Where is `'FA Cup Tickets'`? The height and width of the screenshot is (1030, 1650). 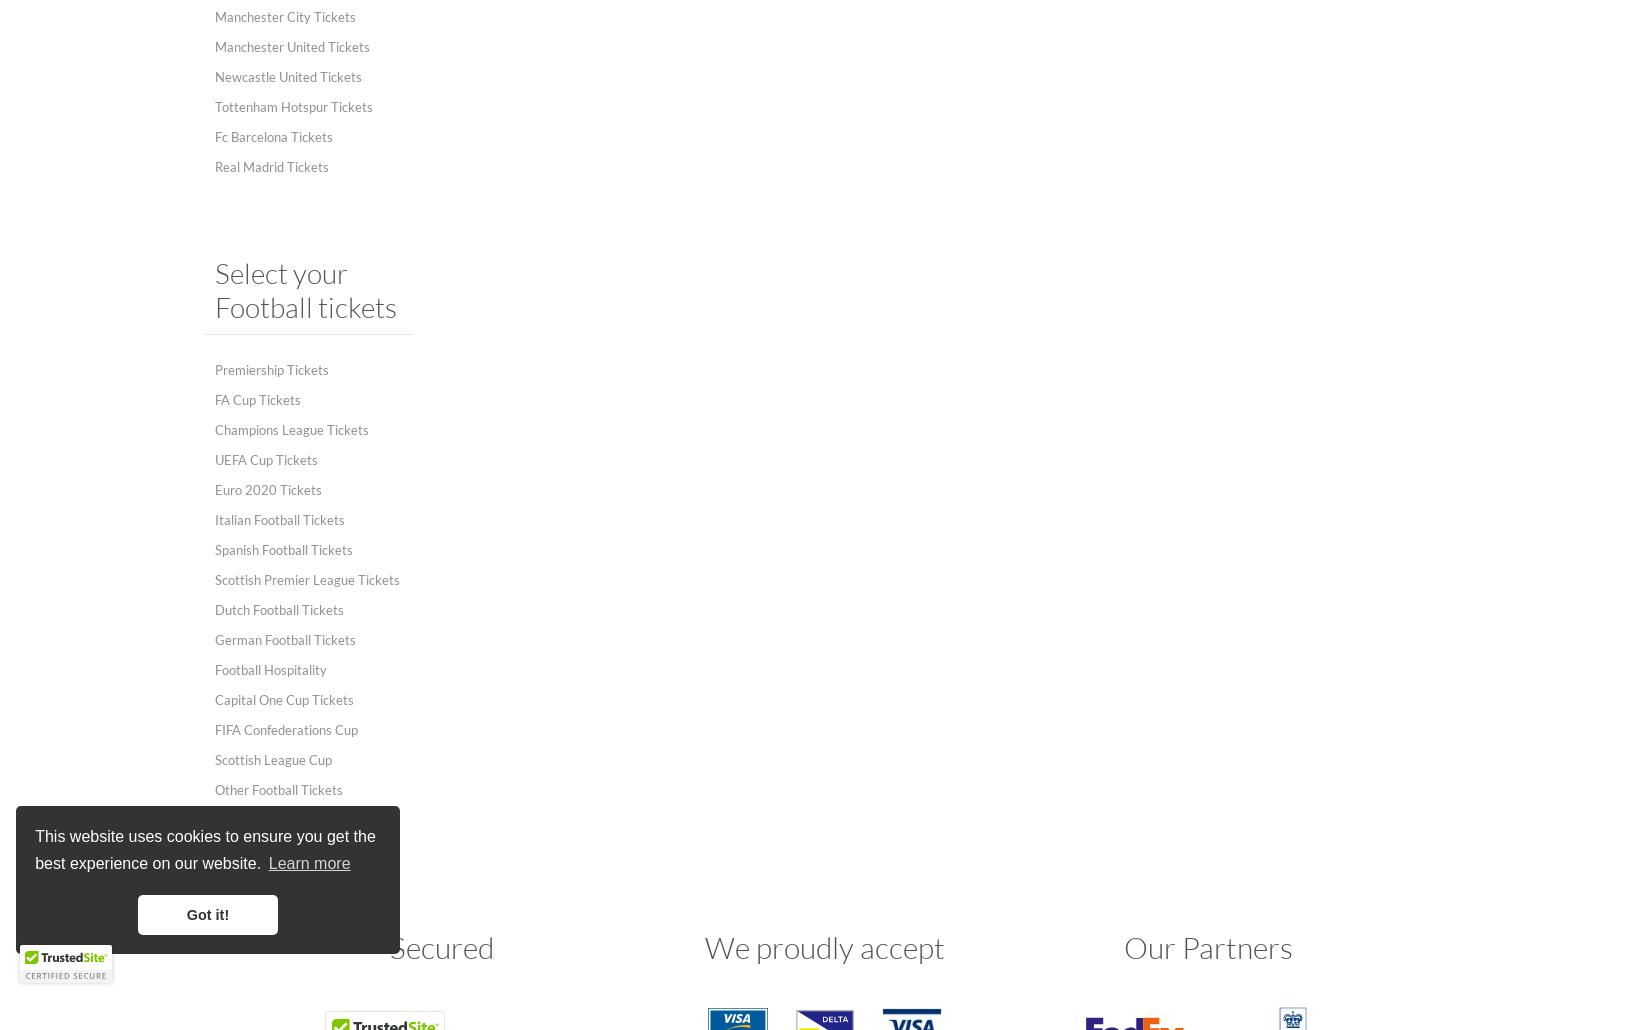
'FA Cup Tickets' is located at coordinates (214, 399).